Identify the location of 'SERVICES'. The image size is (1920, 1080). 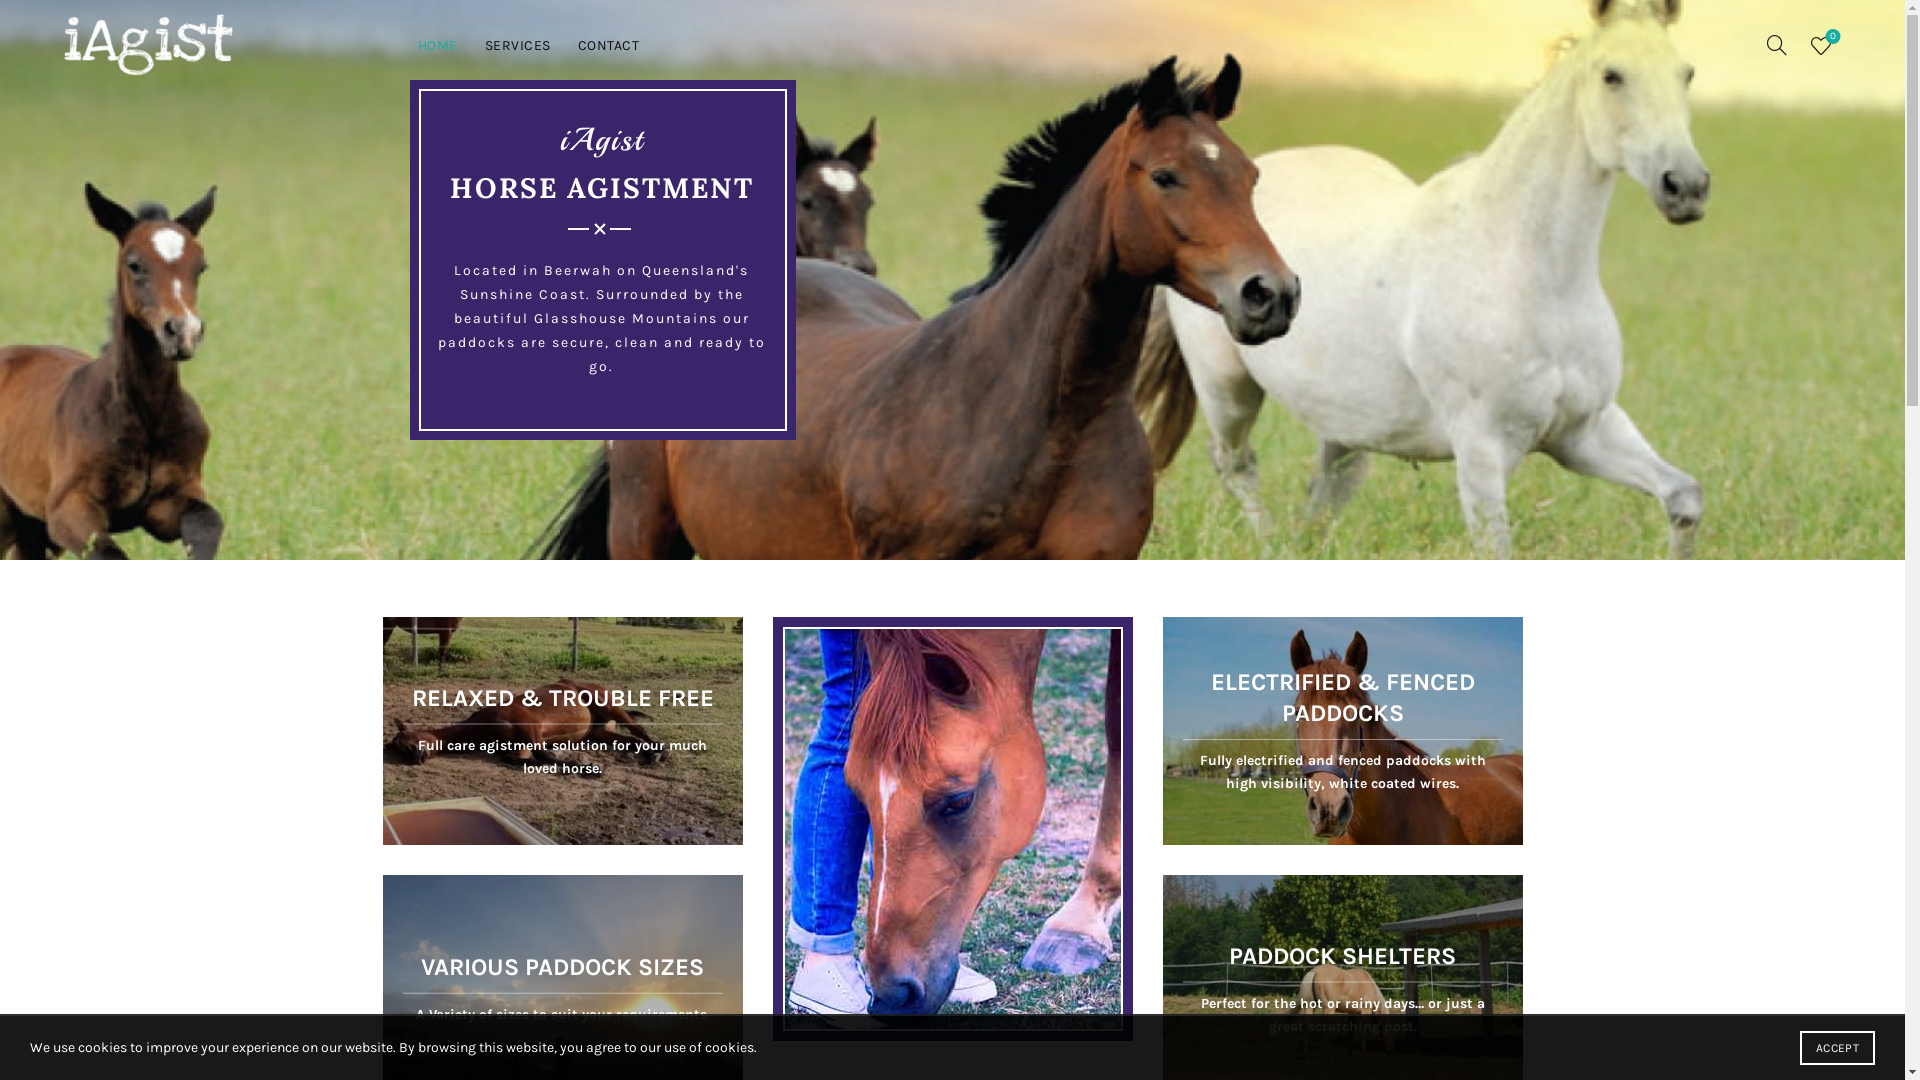
(518, 45).